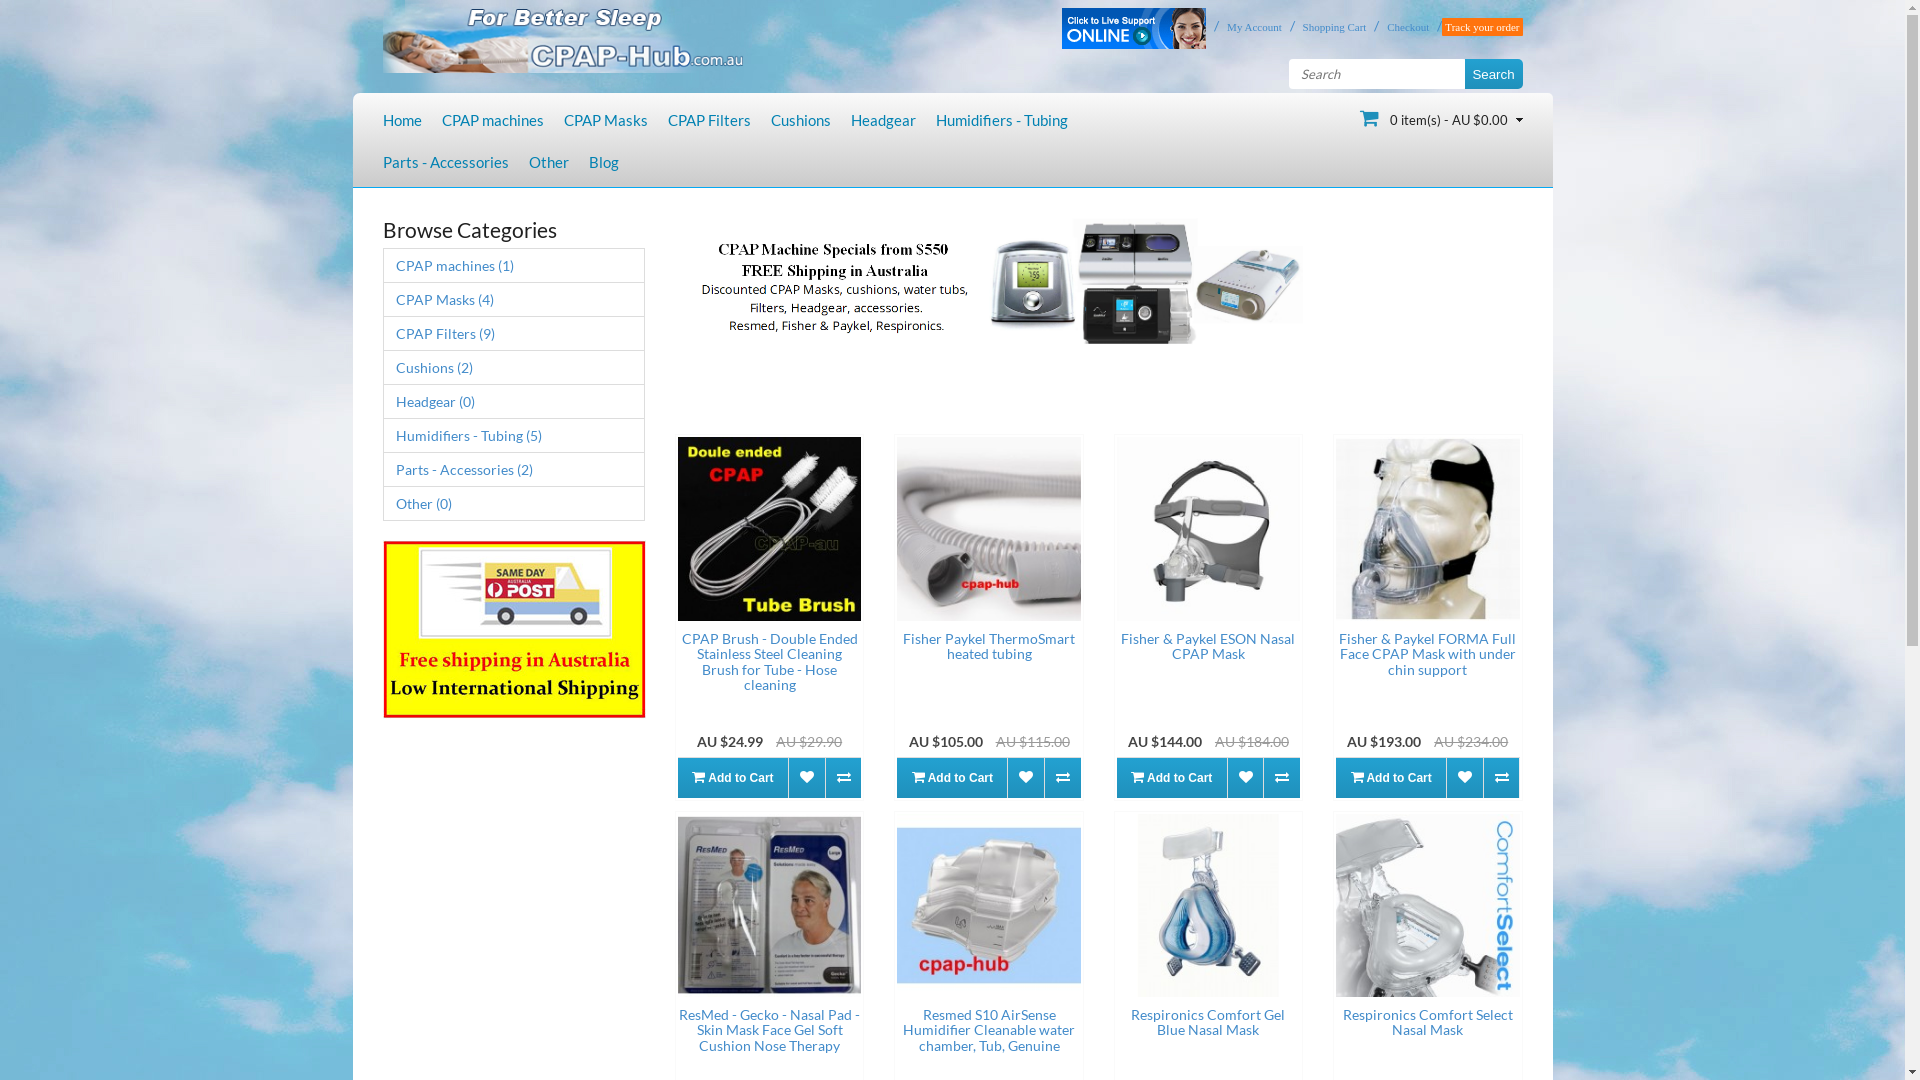 The height and width of the screenshot is (1080, 1920). What do you see at coordinates (547, 161) in the screenshot?
I see `'Other'` at bounding box center [547, 161].